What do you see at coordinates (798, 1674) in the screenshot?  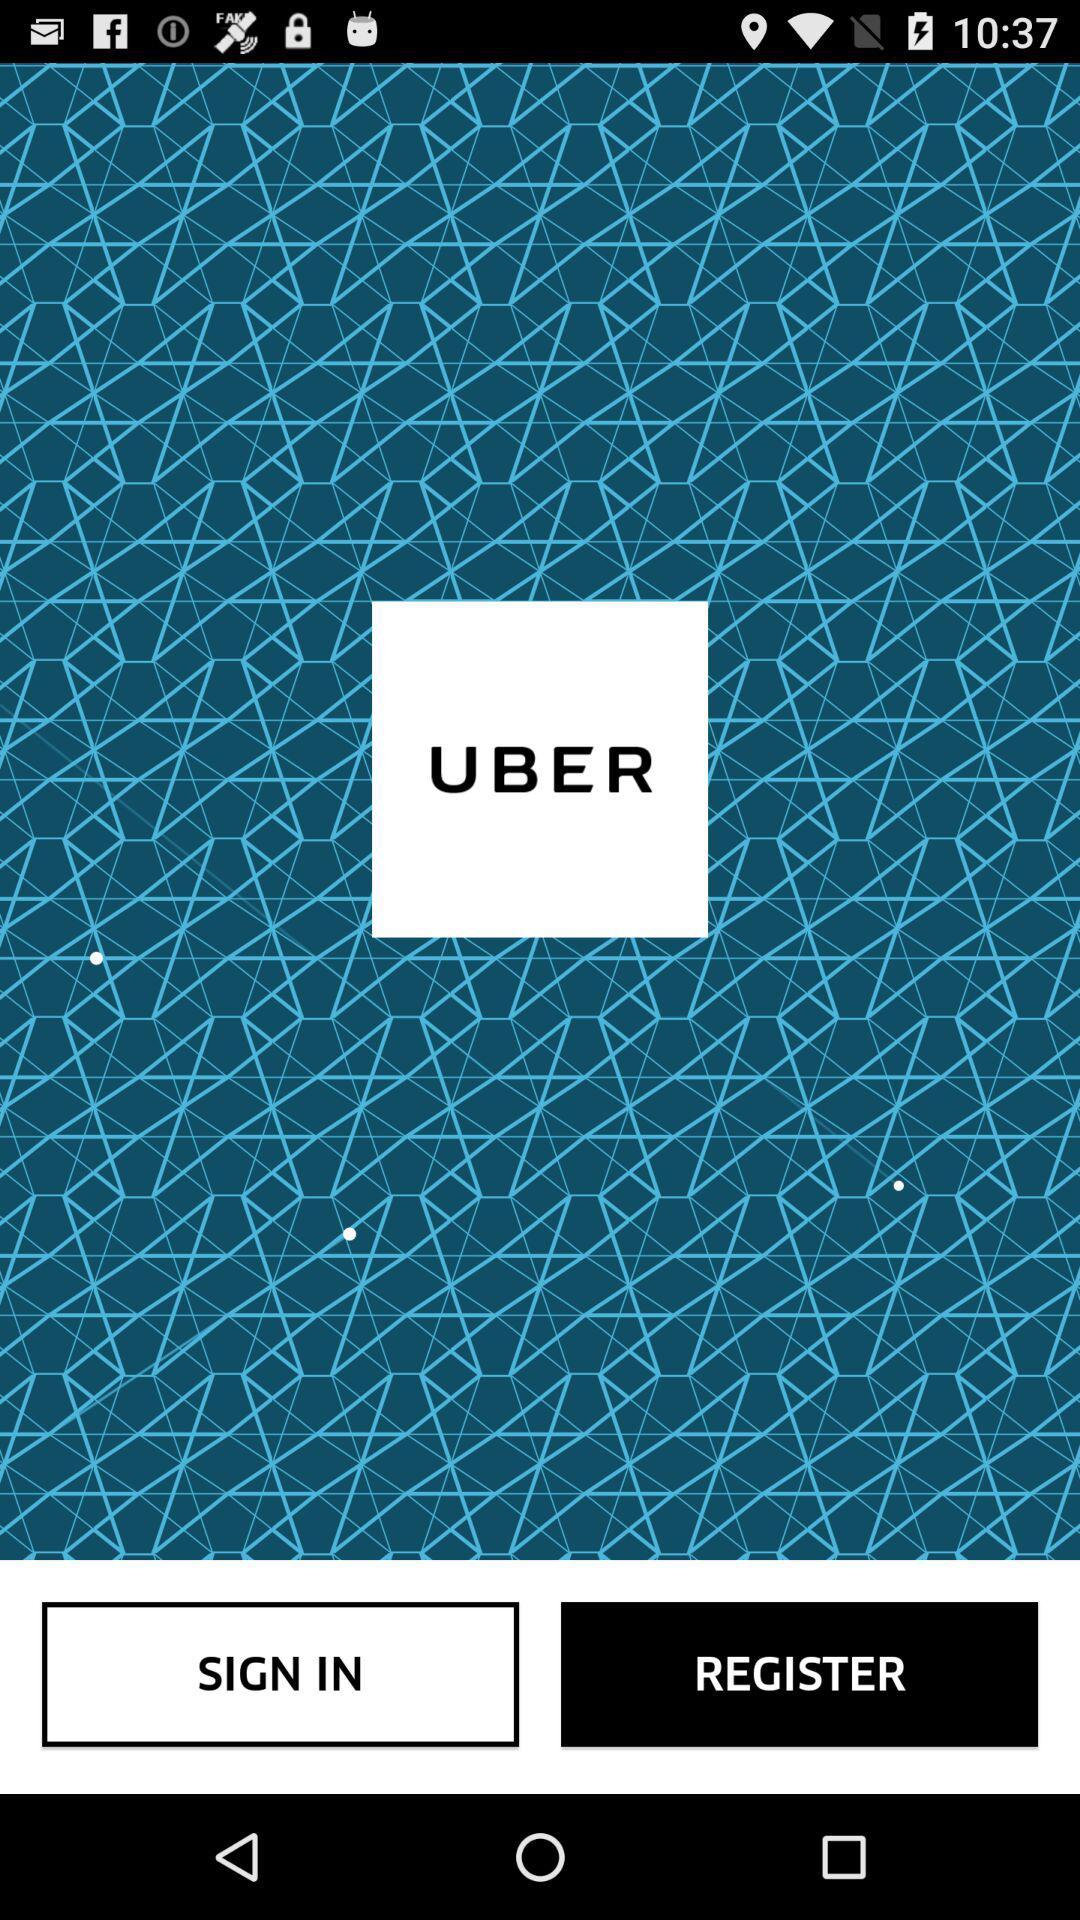 I see `item at the bottom right corner` at bounding box center [798, 1674].